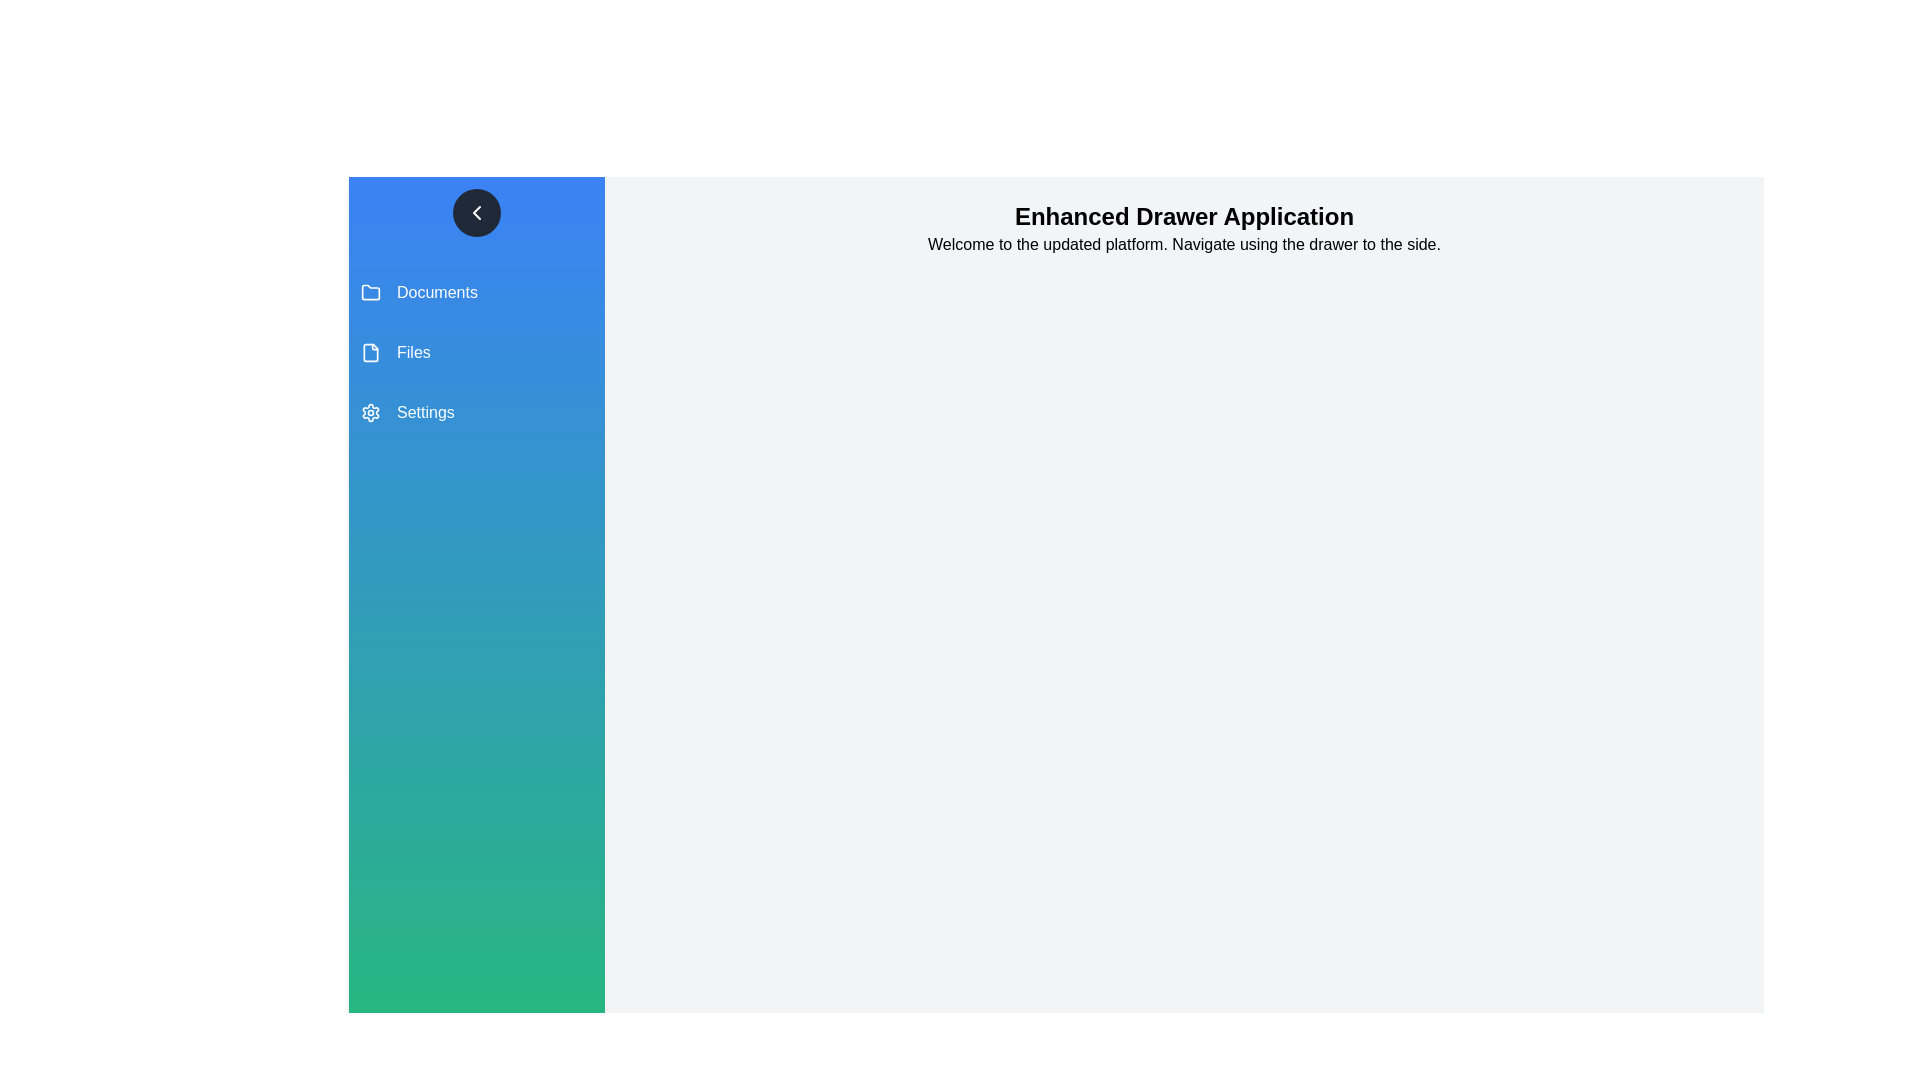 The height and width of the screenshot is (1080, 1920). I want to click on toggle button to change the drawer's visibility, so click(475, 212).